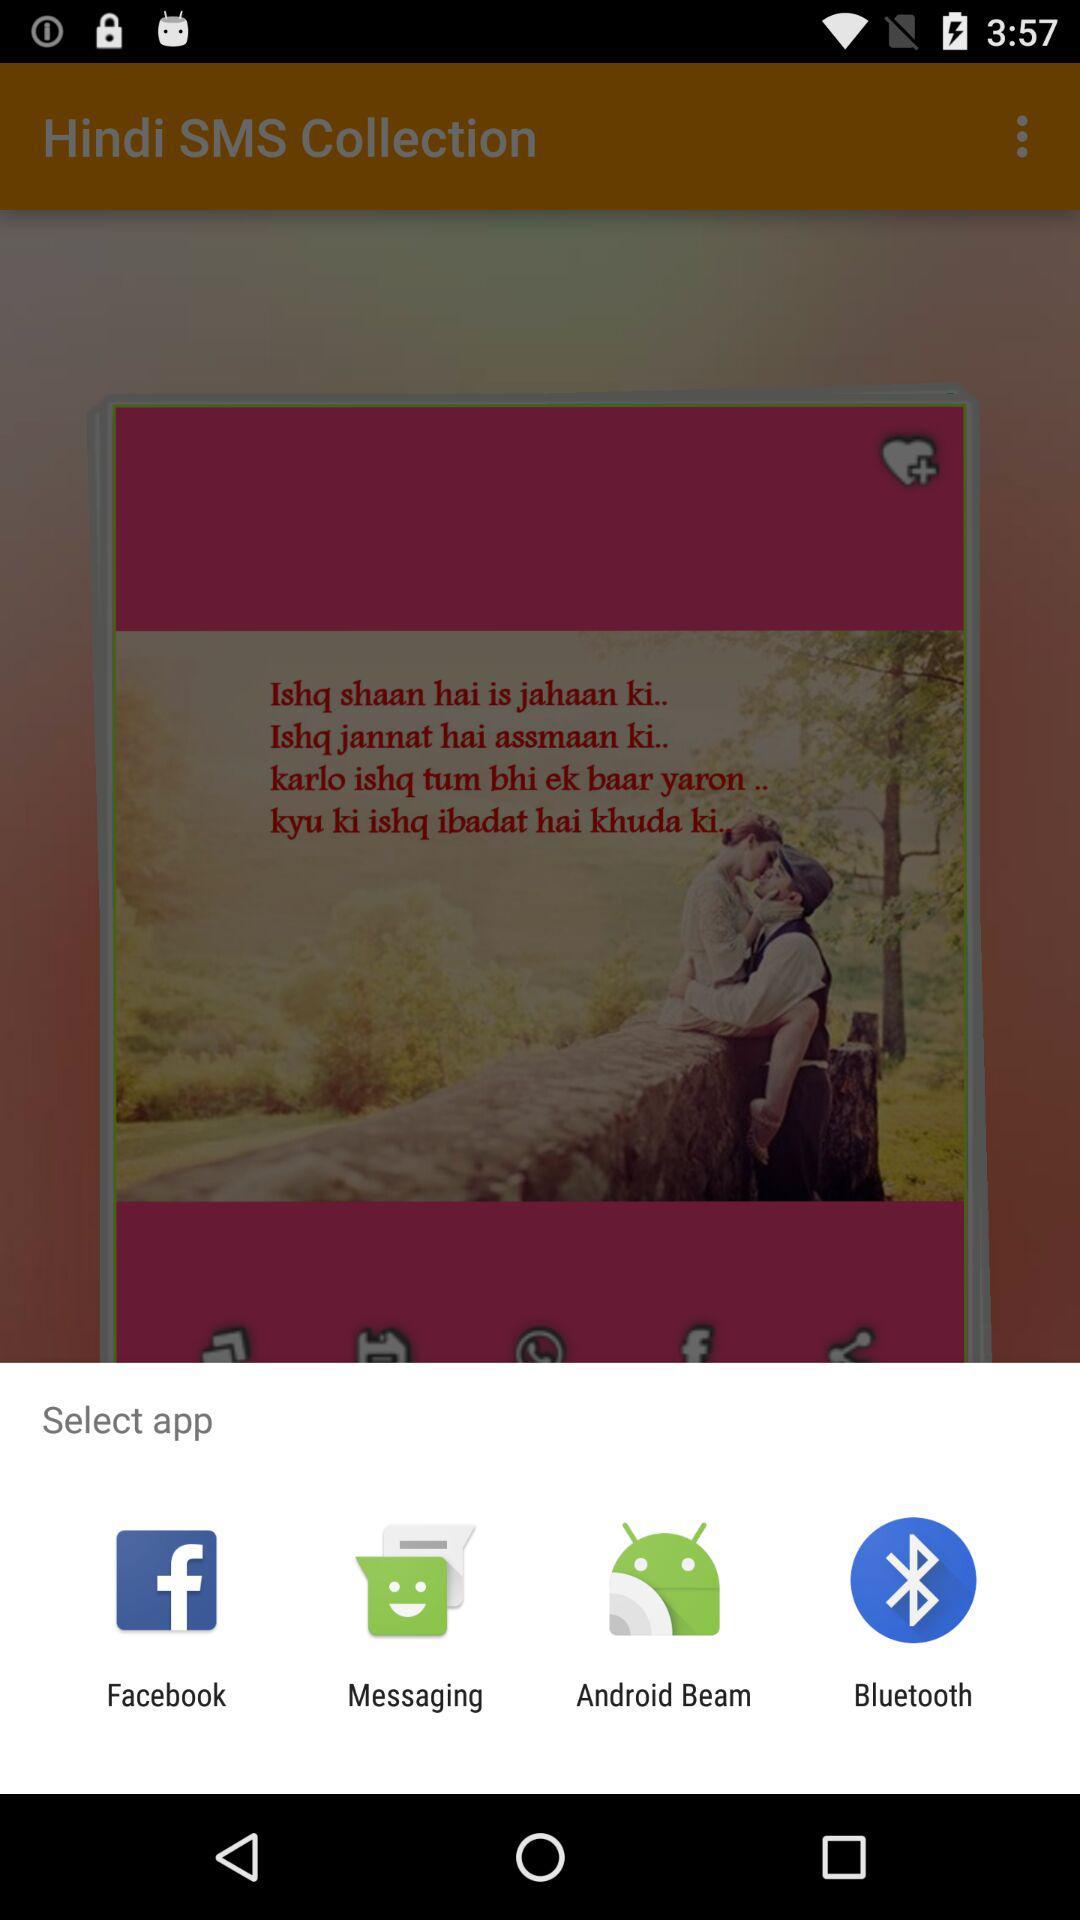  What do you see at coordinates (664, 1711) in the screenshot?
I see `the android beam app` at bounding box center [664, 1711].